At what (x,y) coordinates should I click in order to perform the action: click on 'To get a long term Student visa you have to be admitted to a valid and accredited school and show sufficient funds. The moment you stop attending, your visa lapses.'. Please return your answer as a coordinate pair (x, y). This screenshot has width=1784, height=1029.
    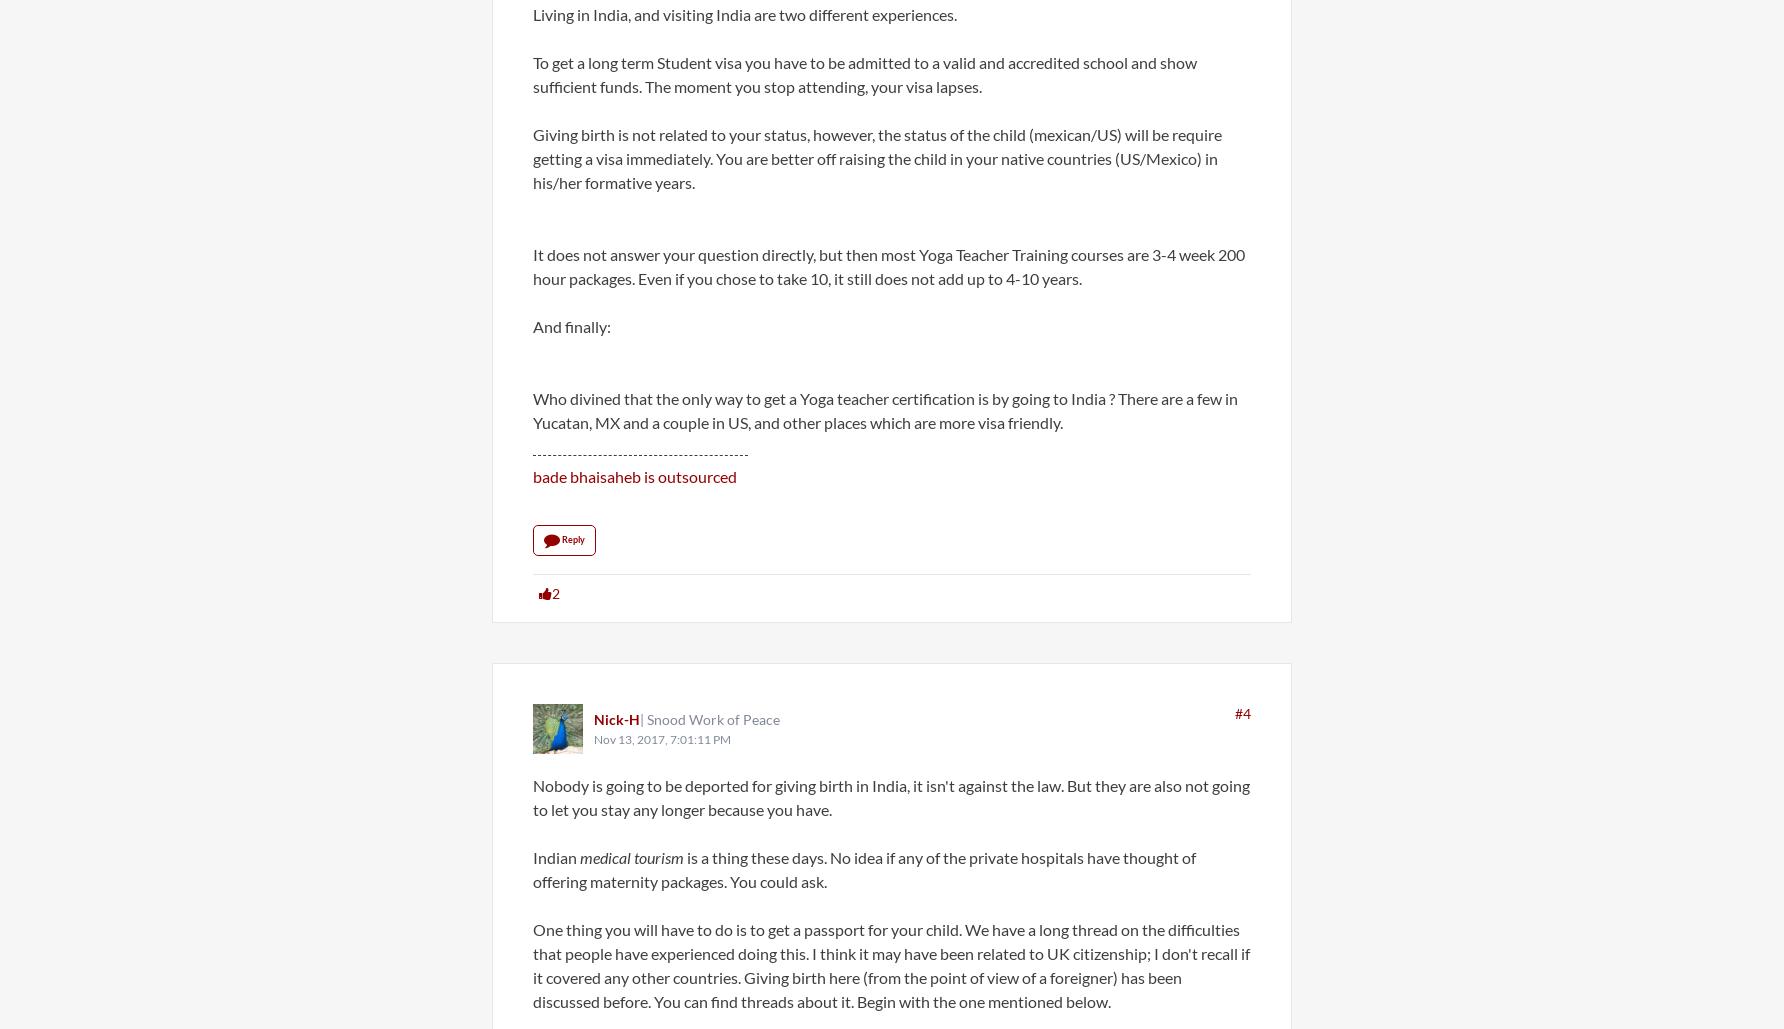
    Looking at the image, I should click on (864, 73).